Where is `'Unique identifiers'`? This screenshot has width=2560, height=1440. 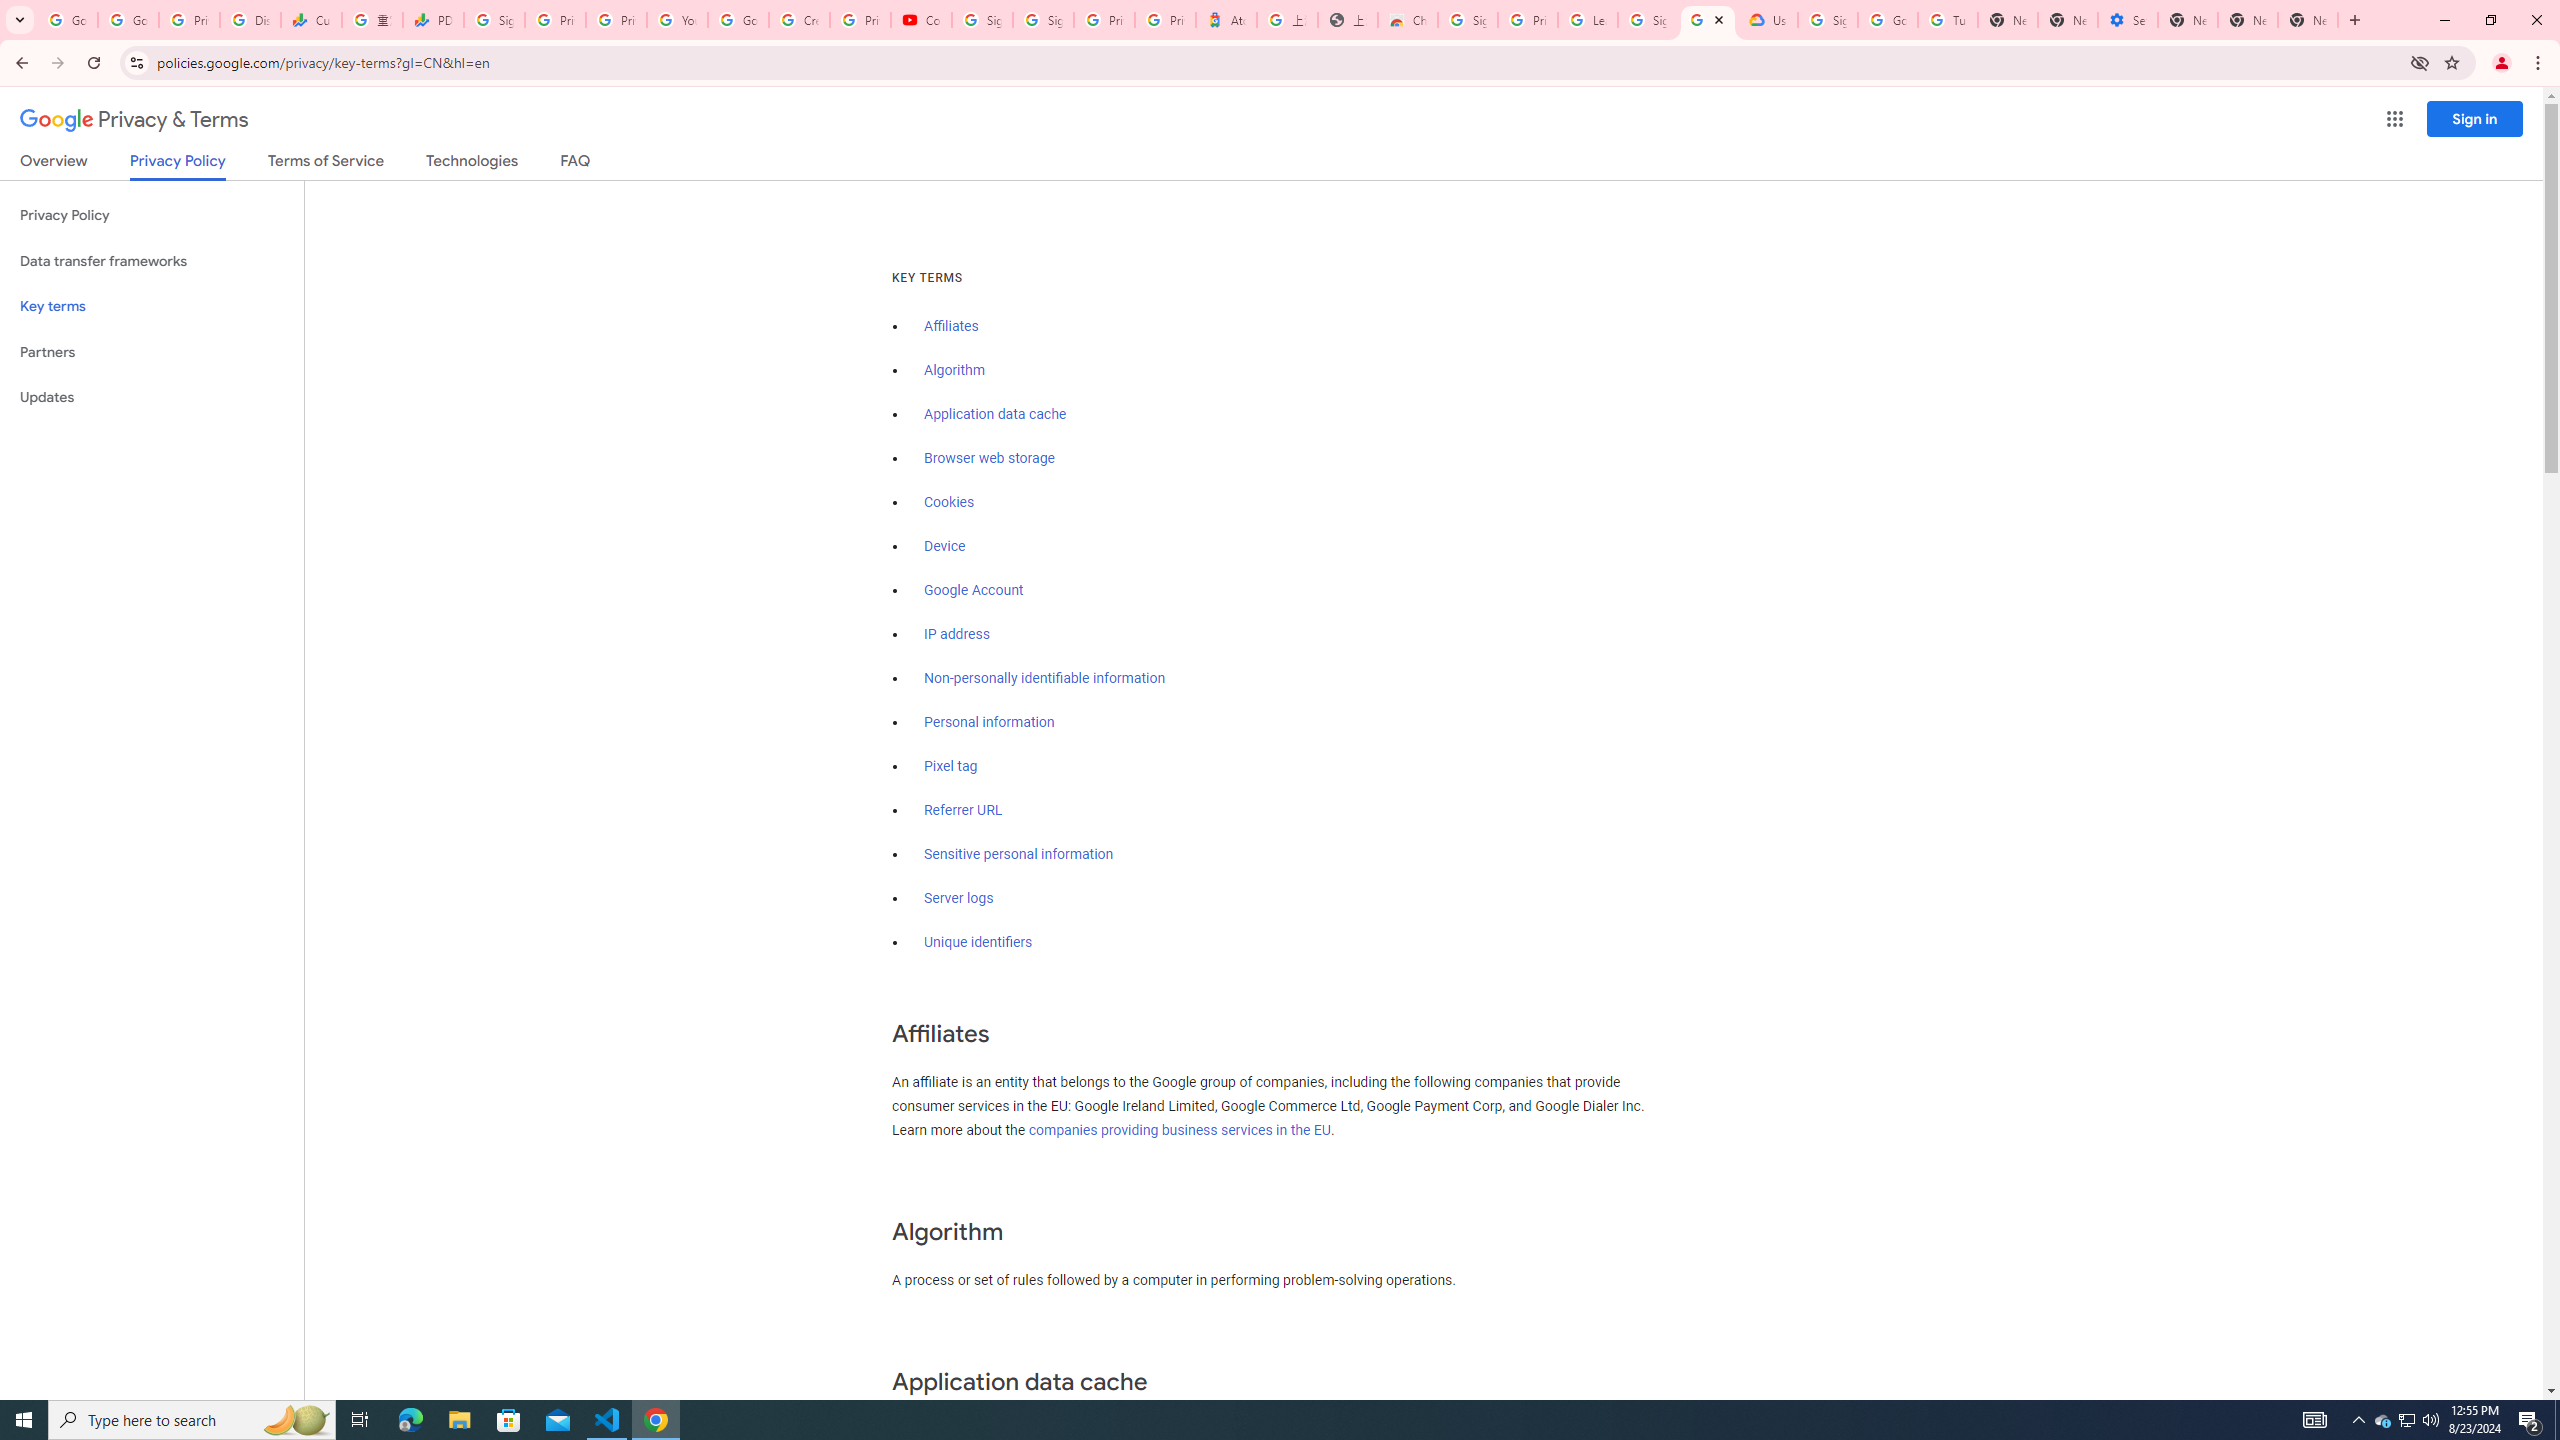
'Unique identifiers' is located at coordinates (978, 942).